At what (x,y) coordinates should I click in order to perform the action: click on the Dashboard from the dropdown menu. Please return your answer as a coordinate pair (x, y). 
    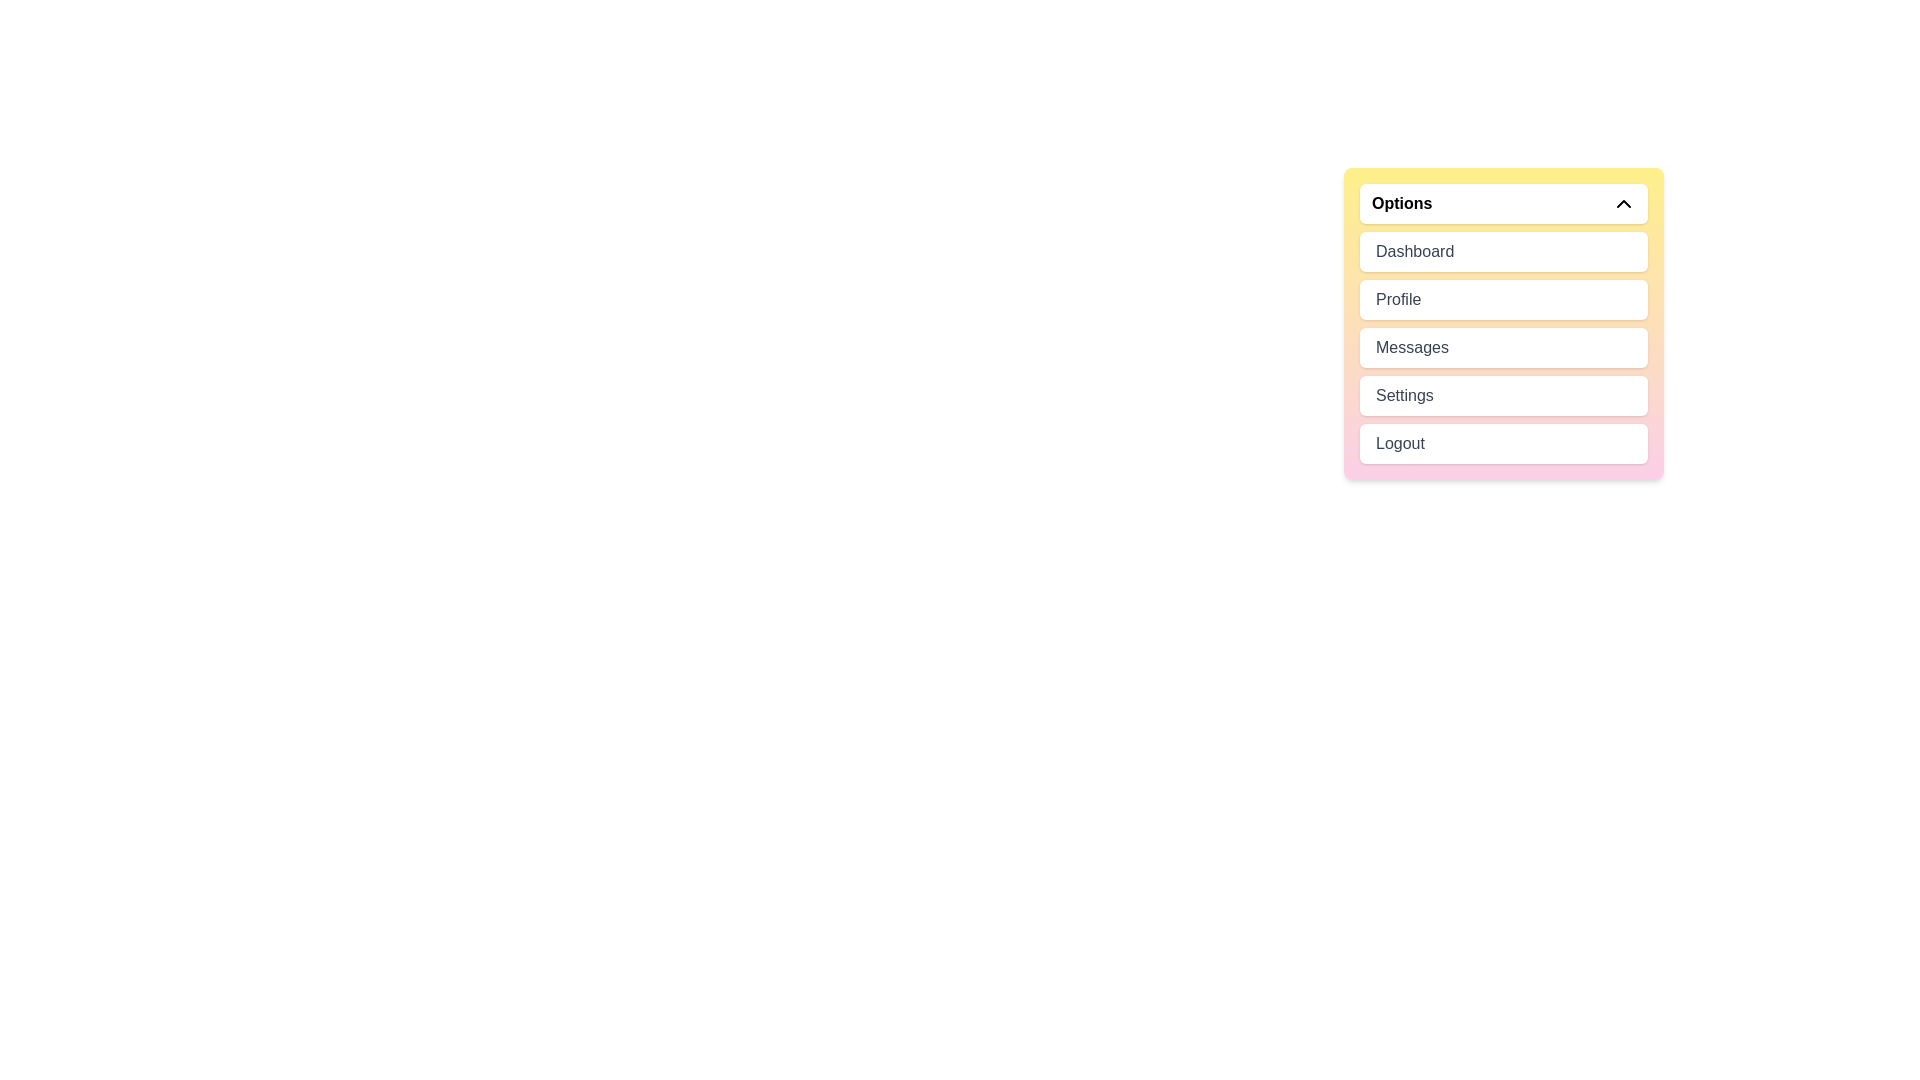
    Looking at the image, I should click on (1503, 250).